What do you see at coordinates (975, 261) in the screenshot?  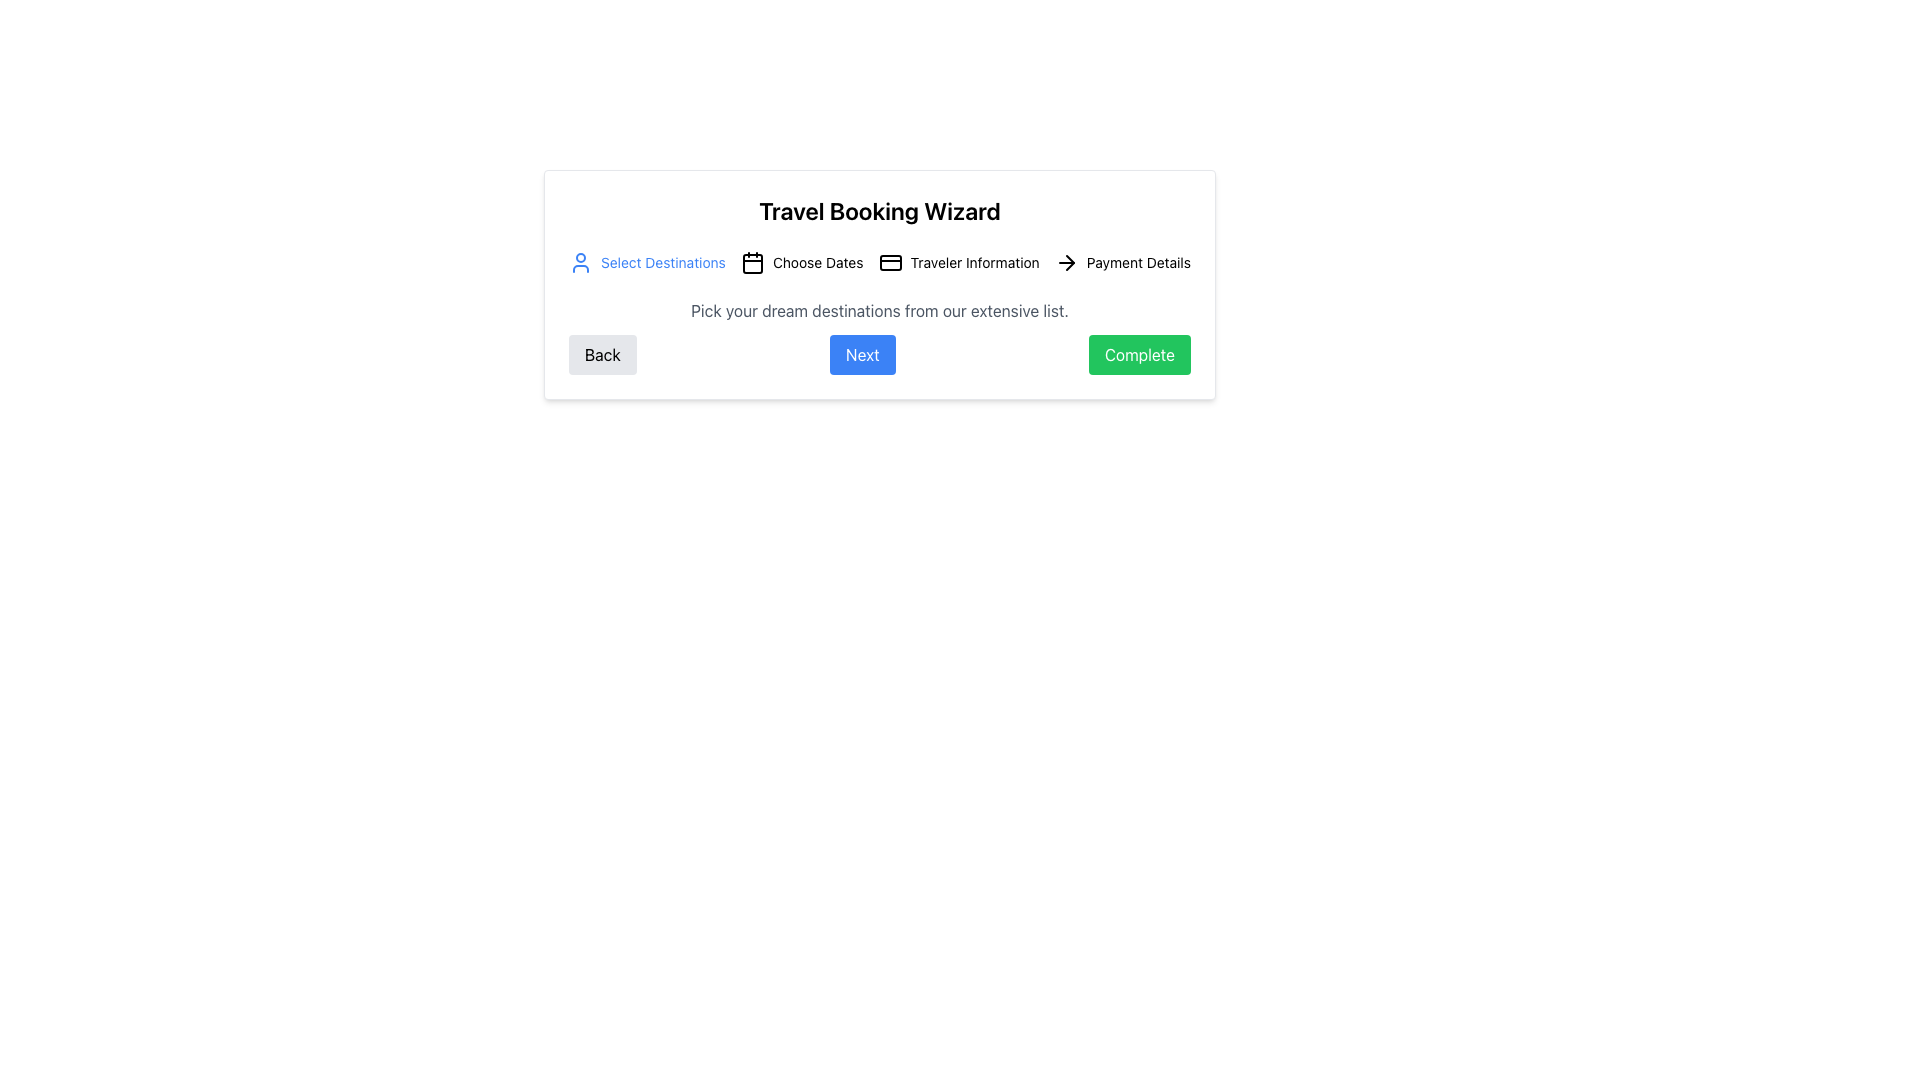 I see `the text label 'Traveler Information' located in the navigation bar, which is the third element following the credit card icon and 'Choose Dates'` at bounding box center [975, 261].